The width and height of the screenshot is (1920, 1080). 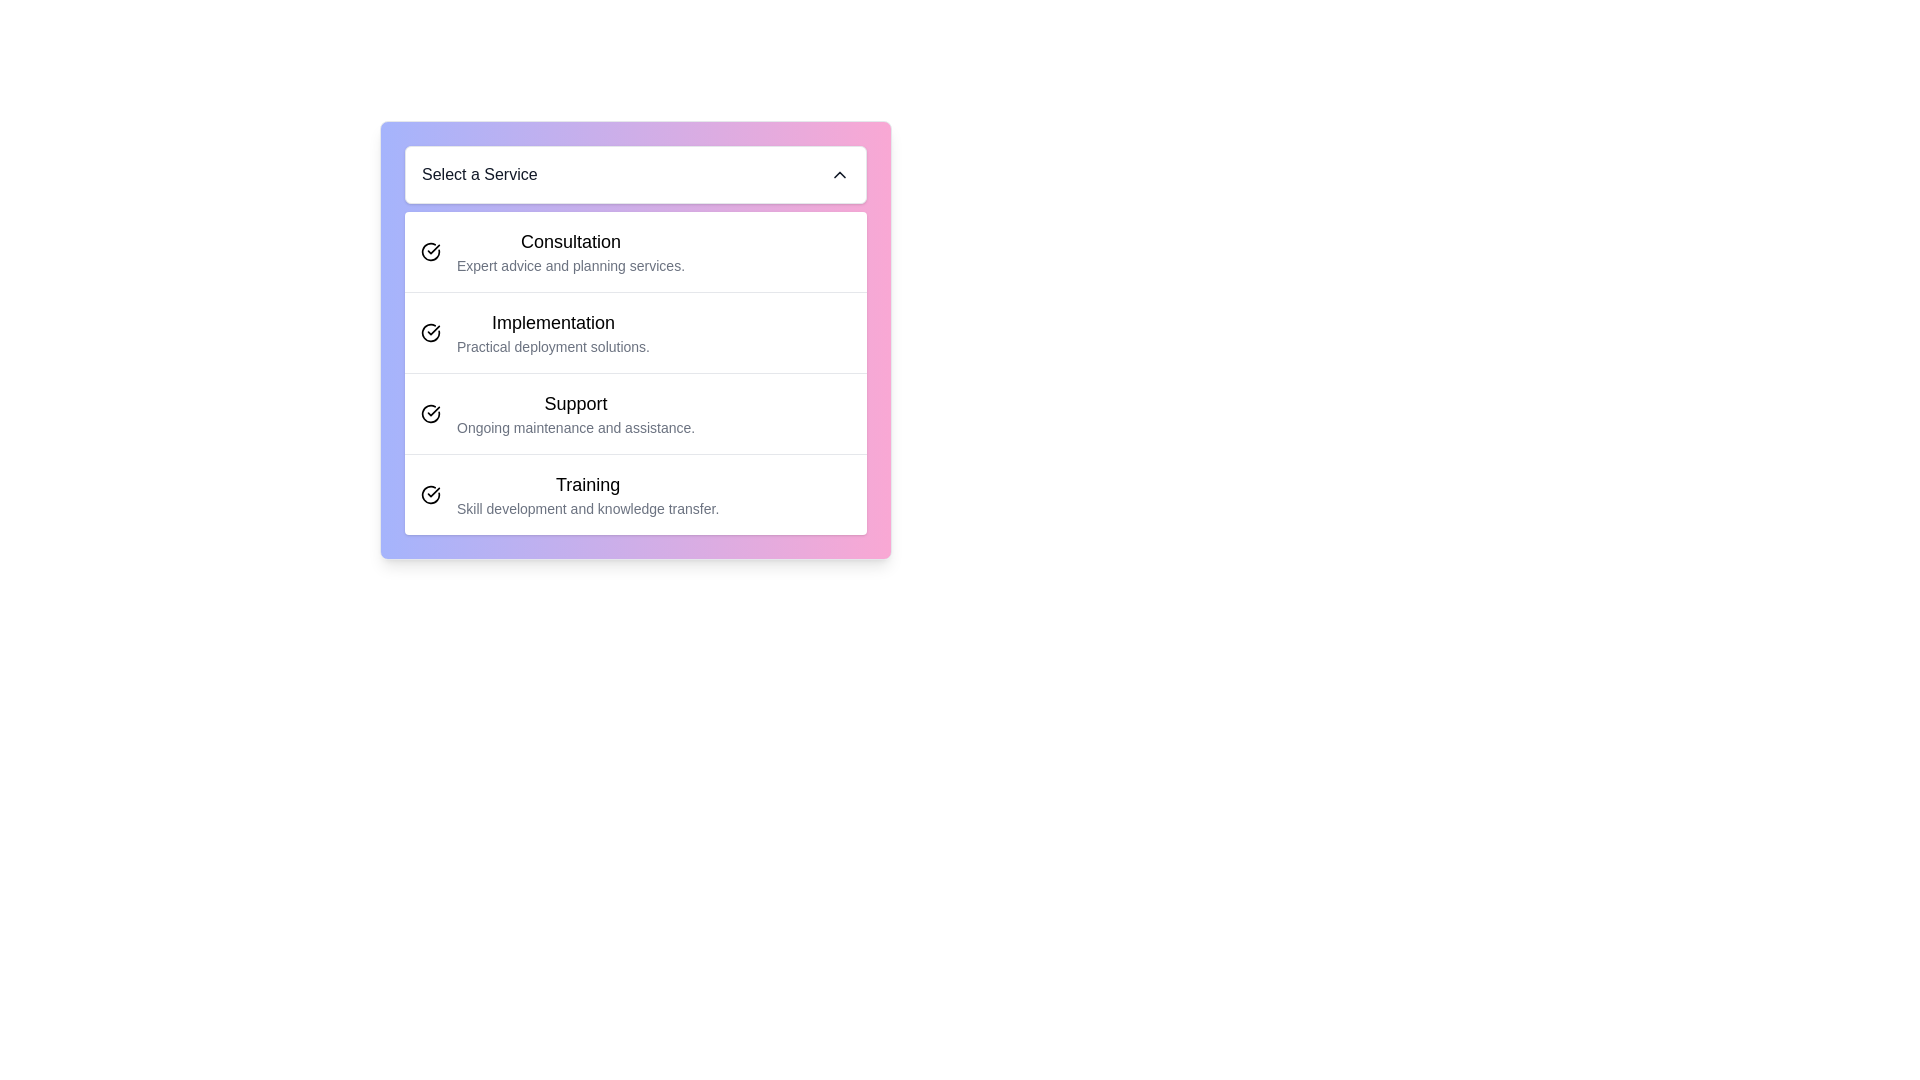 I want to click on to select the 'Consultation' service item, which is the first option in the list under the 'Select a Service' panel, so click(x=634, y=250).